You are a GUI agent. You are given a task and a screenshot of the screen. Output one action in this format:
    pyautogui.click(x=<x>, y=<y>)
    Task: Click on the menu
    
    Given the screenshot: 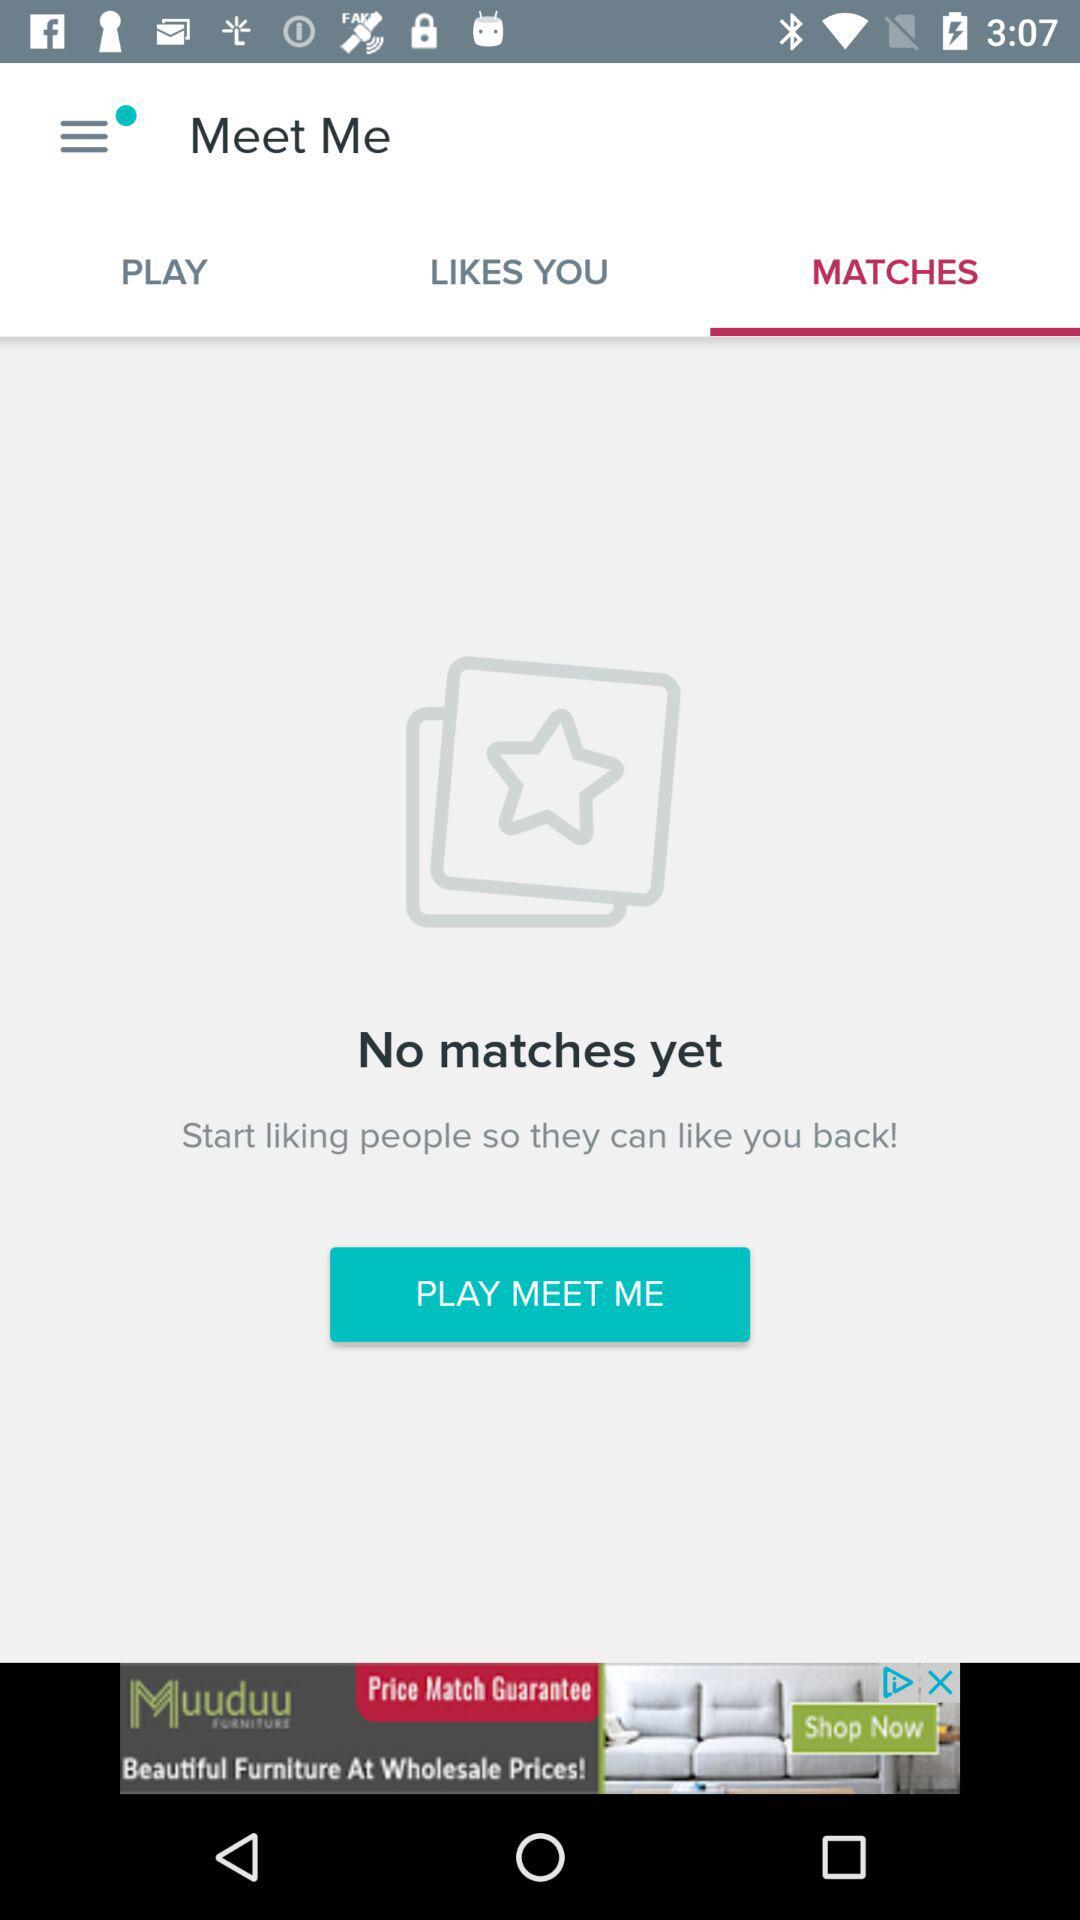 What is the action you would take?
    pyautogui.click(x=83, y=135)
    